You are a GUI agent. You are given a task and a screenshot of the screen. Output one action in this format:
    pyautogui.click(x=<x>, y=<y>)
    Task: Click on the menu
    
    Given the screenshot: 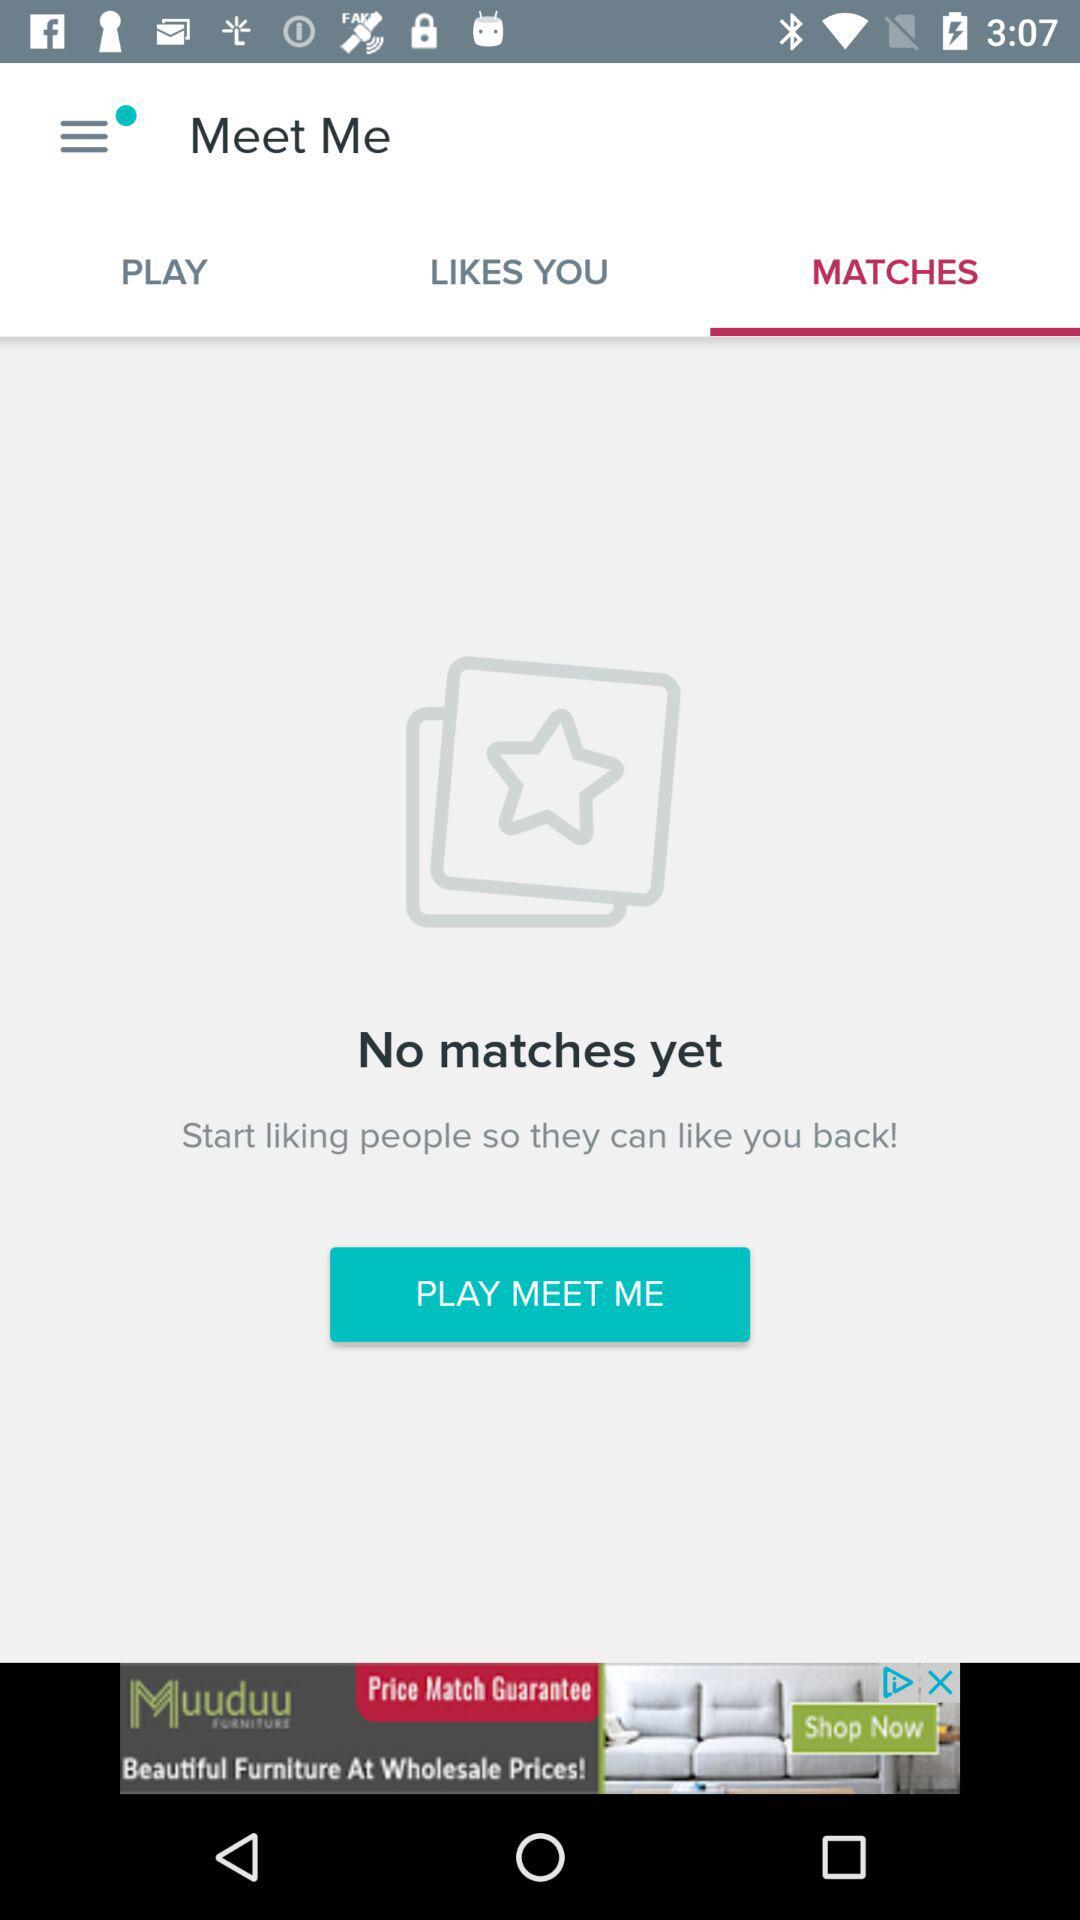 What is the action you would take?
    pyautogui.click(x=83, y=135)
    